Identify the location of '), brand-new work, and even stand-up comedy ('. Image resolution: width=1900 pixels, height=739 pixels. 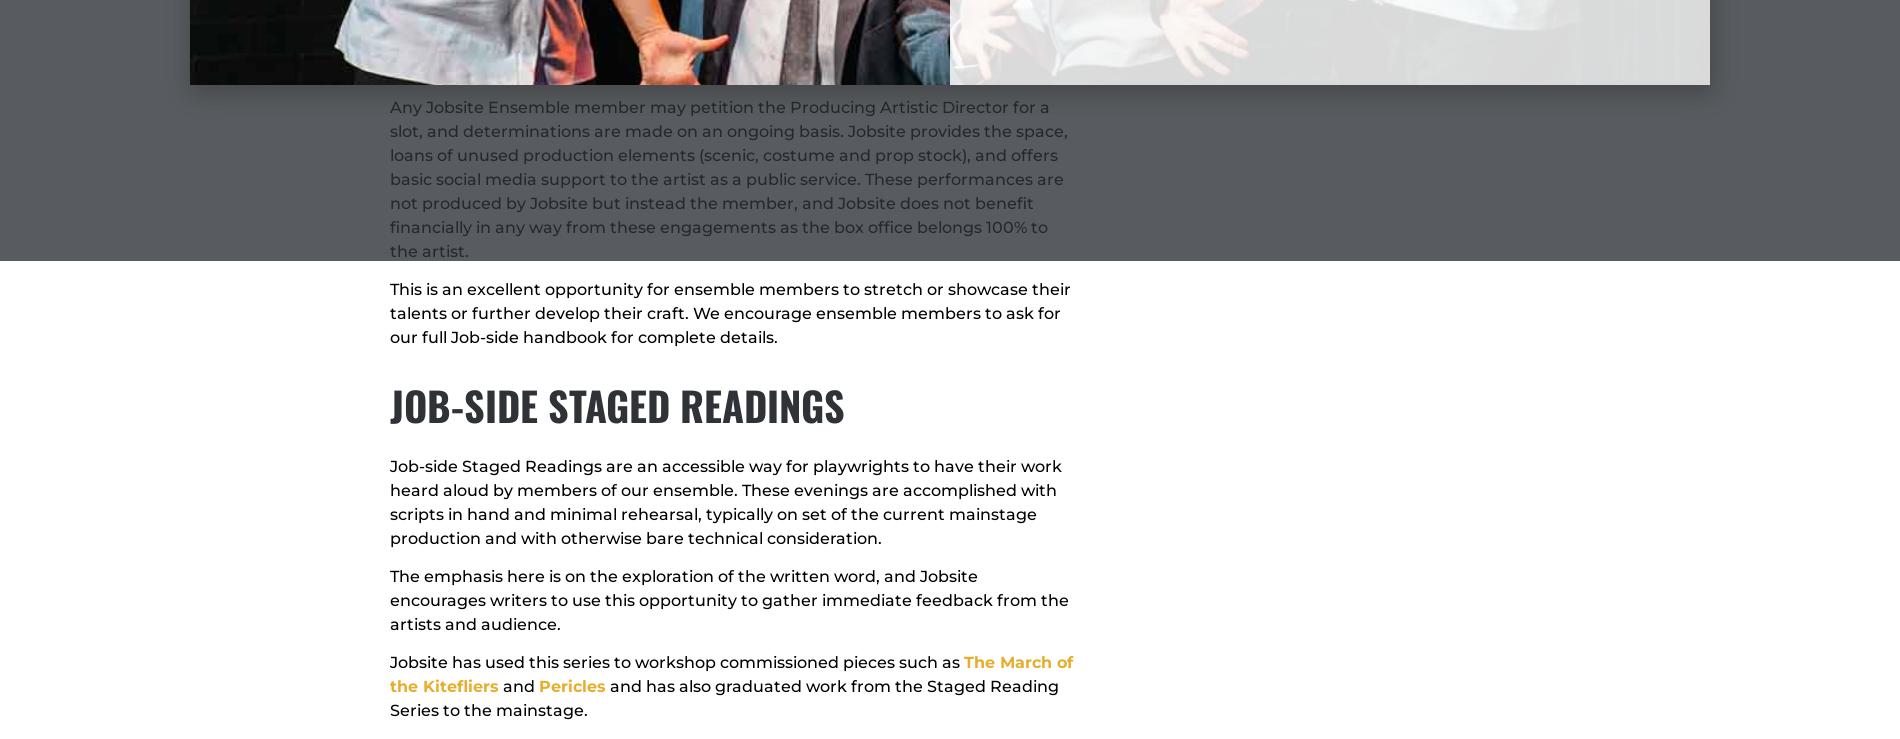
(715, 56).